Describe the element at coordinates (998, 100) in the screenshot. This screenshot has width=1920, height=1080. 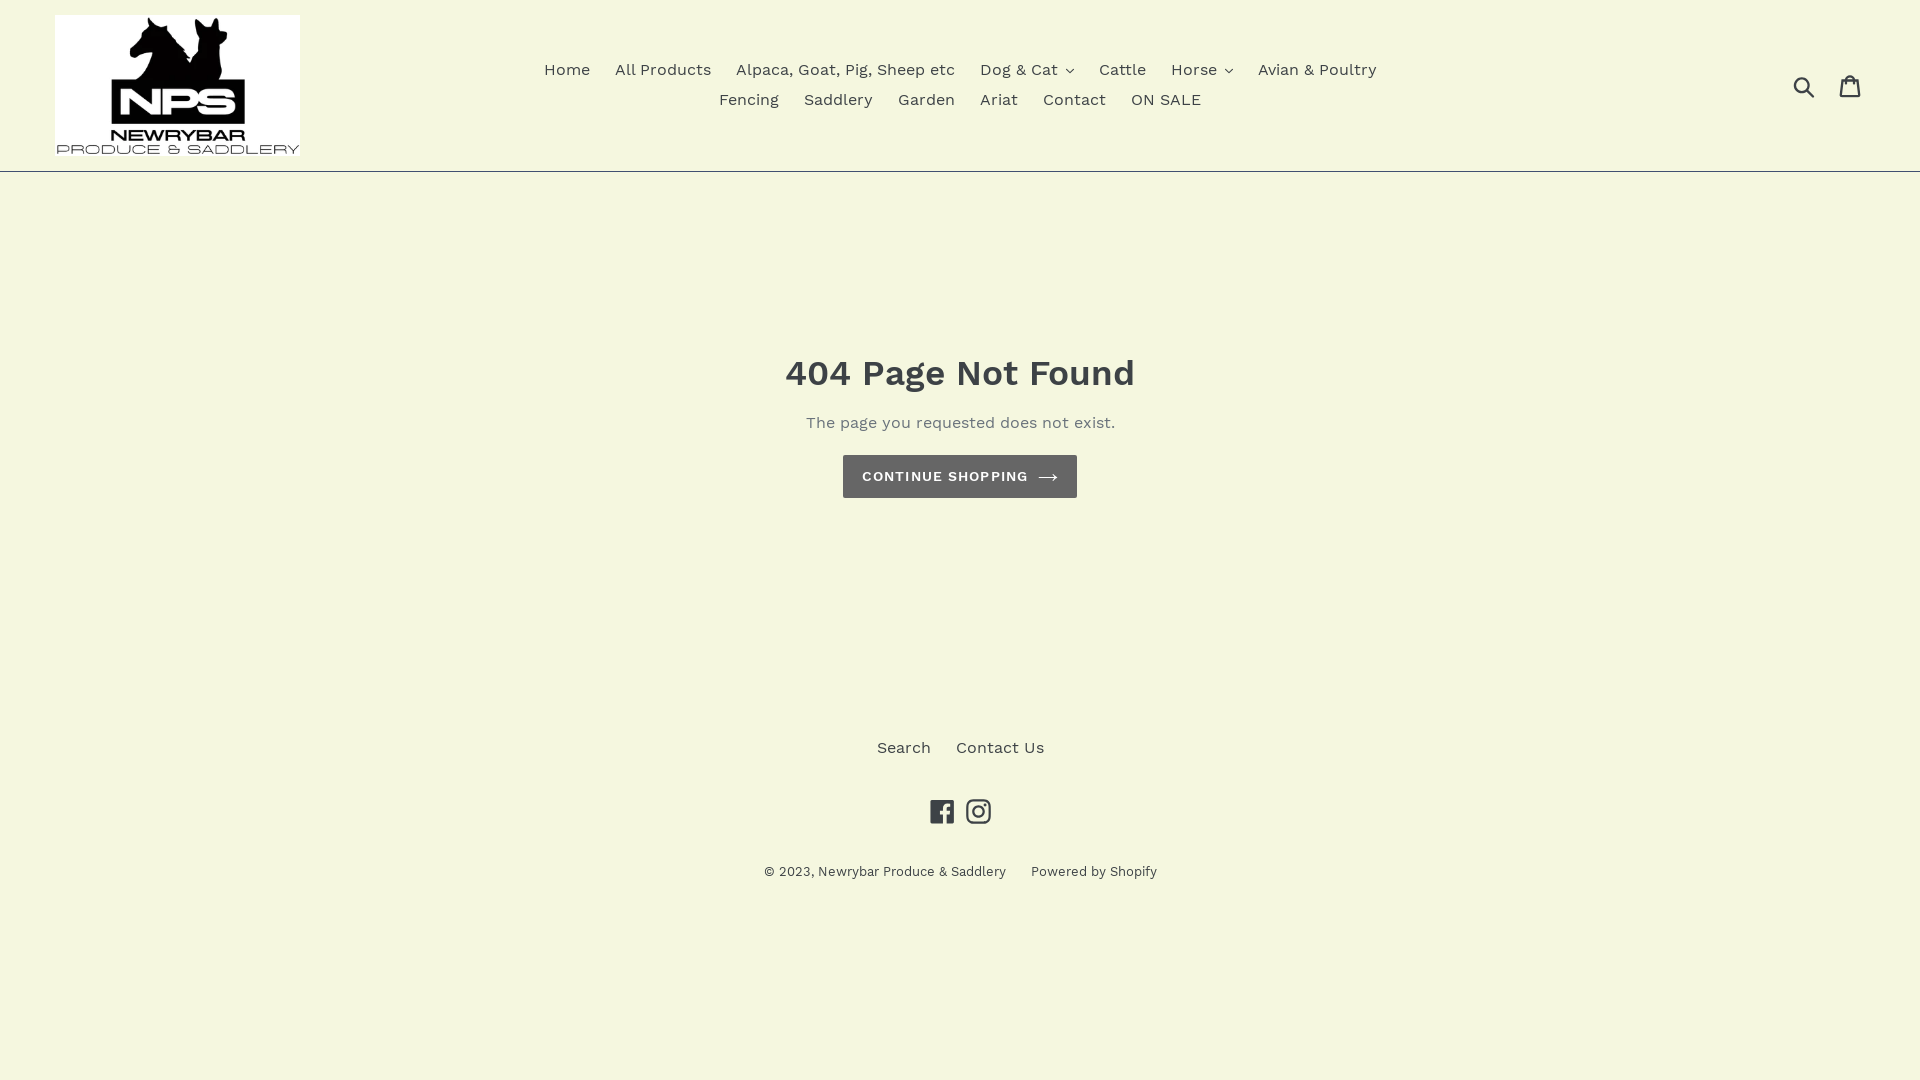
I see `'Ariat'` at that location.